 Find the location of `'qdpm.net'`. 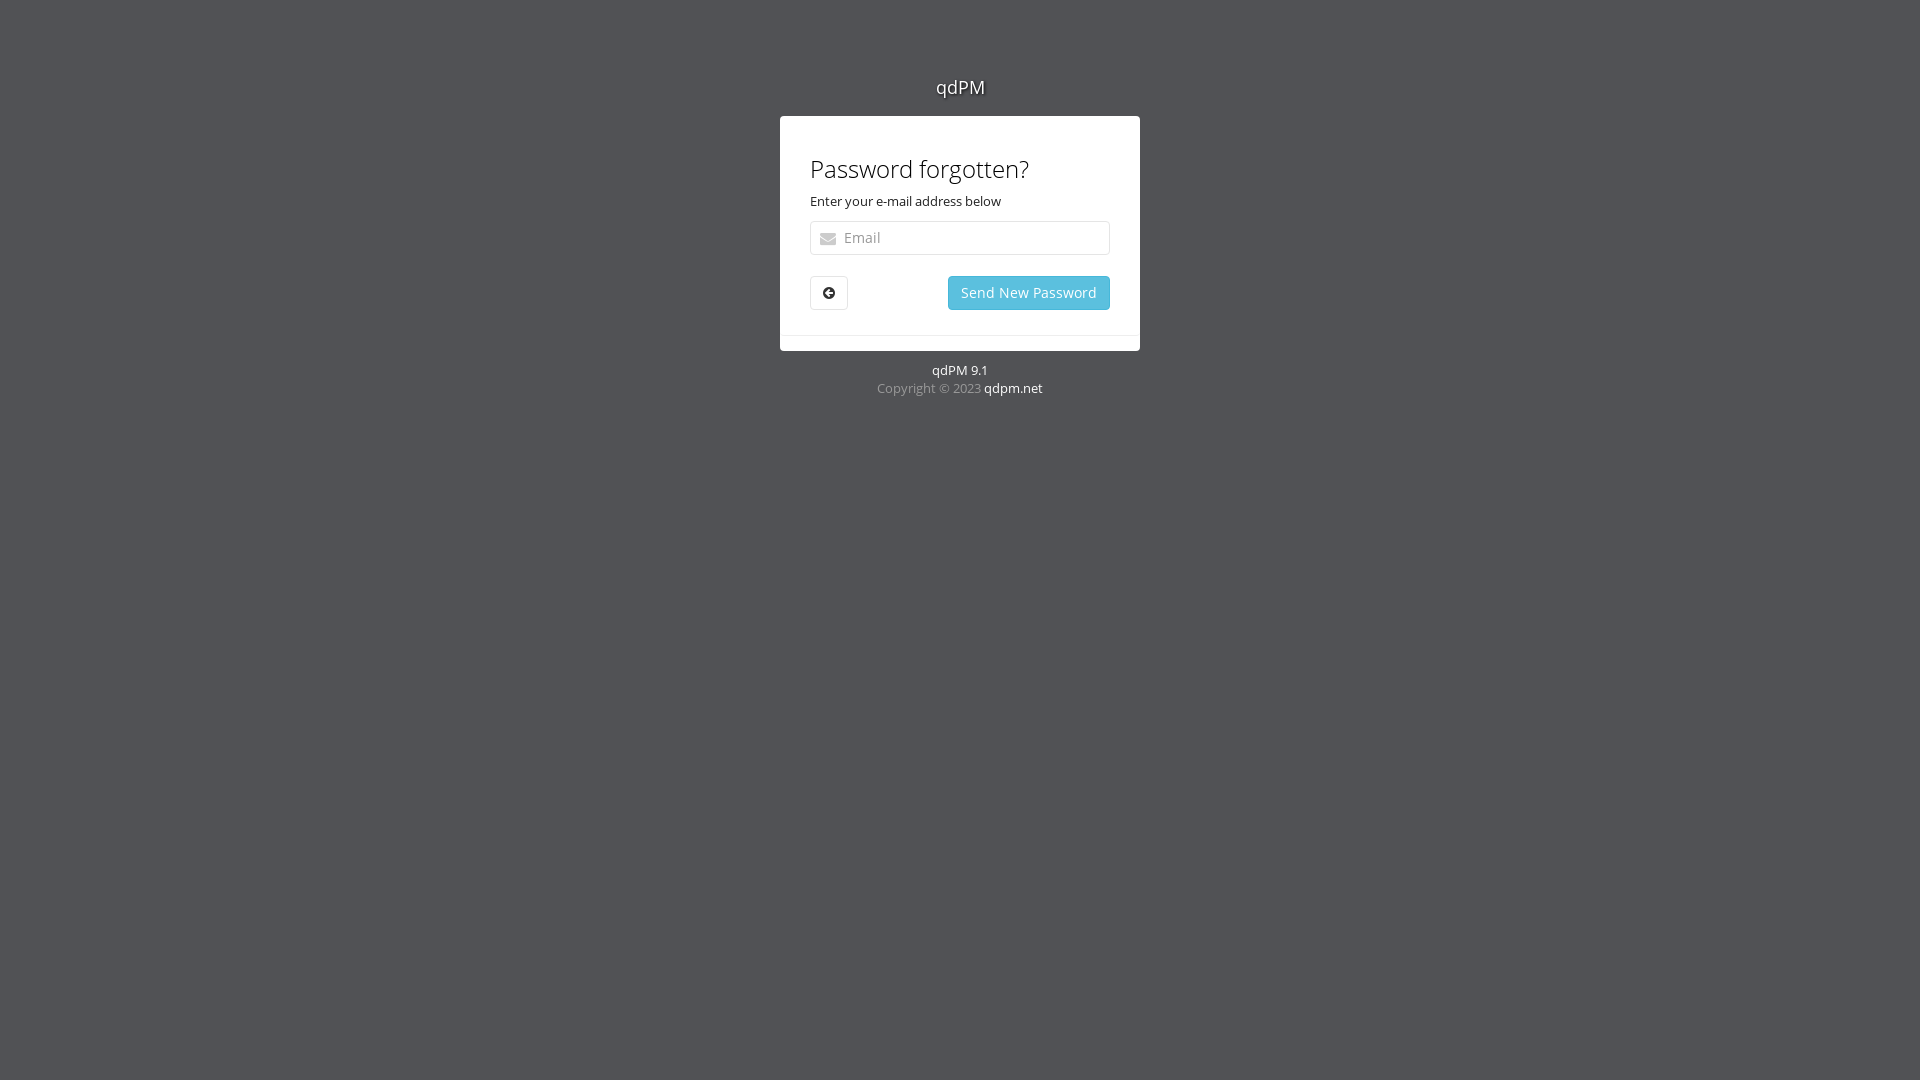

'qdpm.net' is located at coordinates (1013, 388).